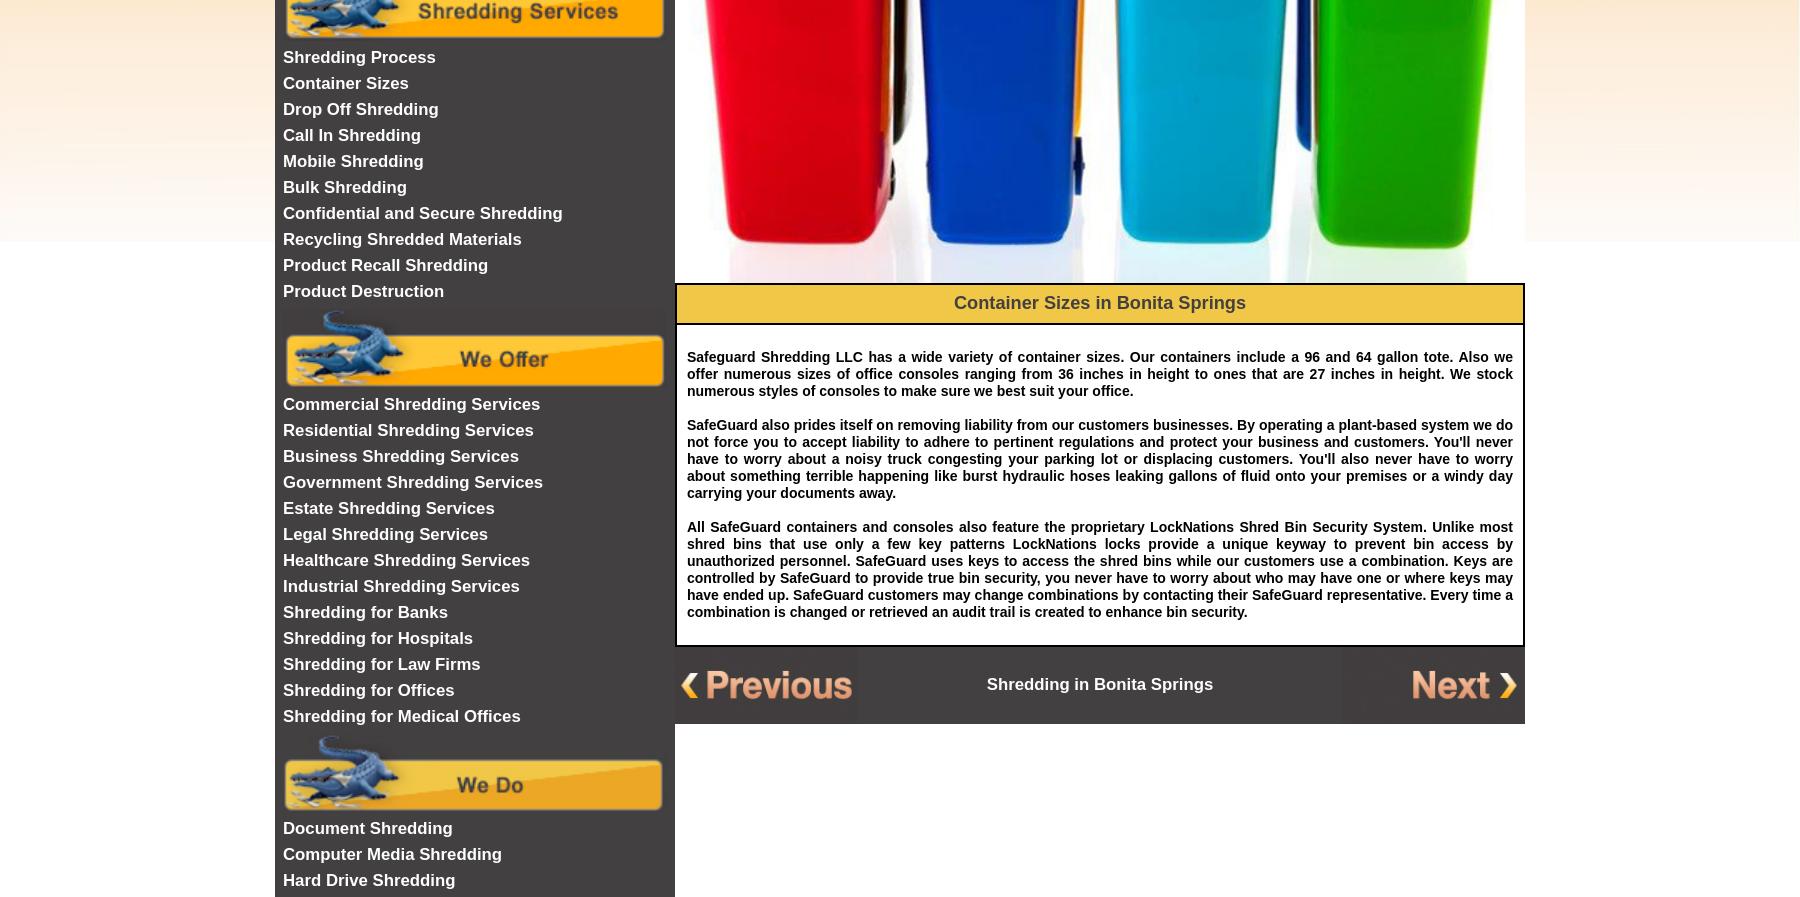  I want to click on 'Shredding in Bonita Springs', so click(1099, 684).